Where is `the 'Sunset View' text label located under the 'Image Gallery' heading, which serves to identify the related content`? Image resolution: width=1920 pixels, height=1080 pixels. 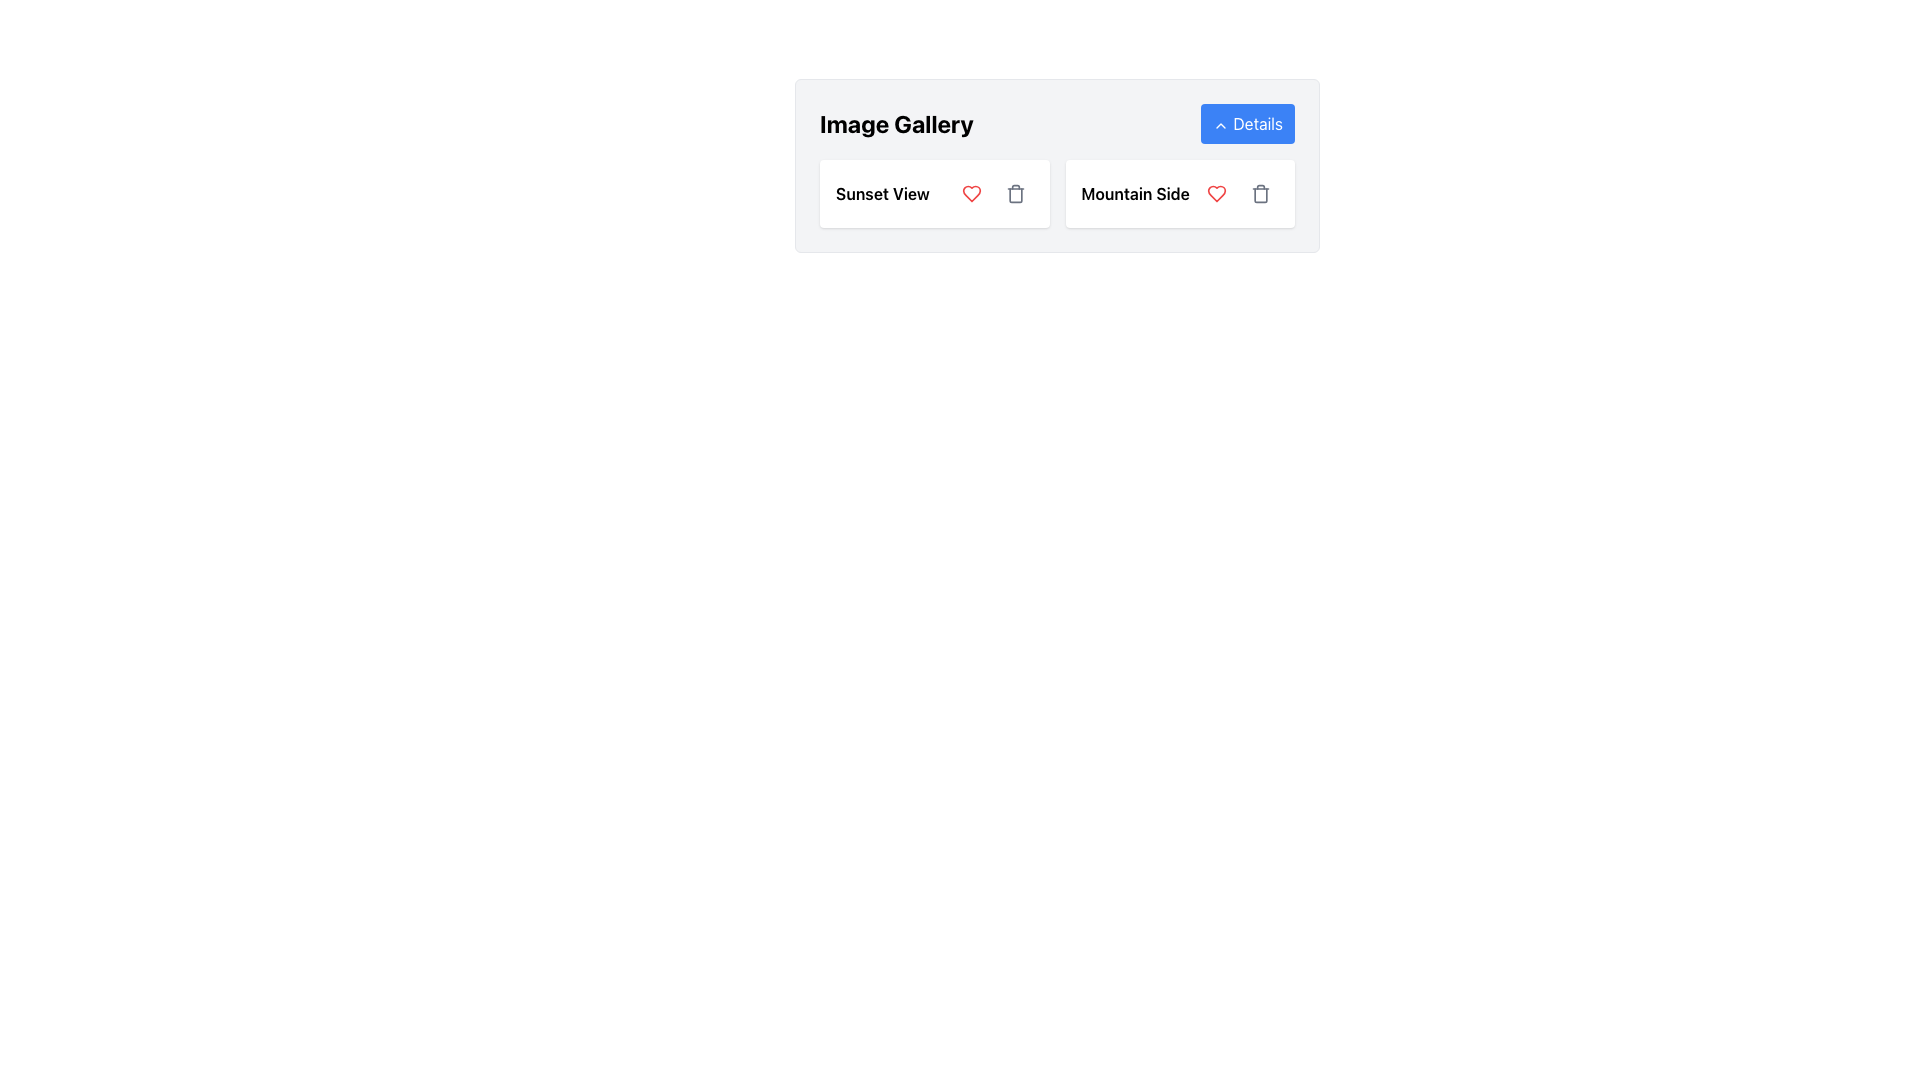
the 'Sunset View' text label located under the 'Image Gallery' heading, which serves to identify the related content is located at coordinates (882, 193).